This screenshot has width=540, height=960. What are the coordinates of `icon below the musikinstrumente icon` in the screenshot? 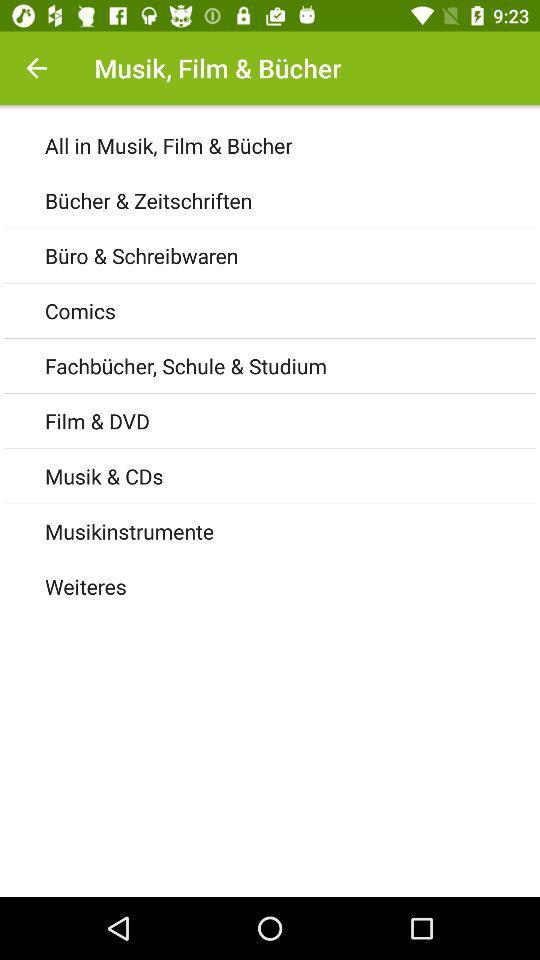 It's located at (291, 586).